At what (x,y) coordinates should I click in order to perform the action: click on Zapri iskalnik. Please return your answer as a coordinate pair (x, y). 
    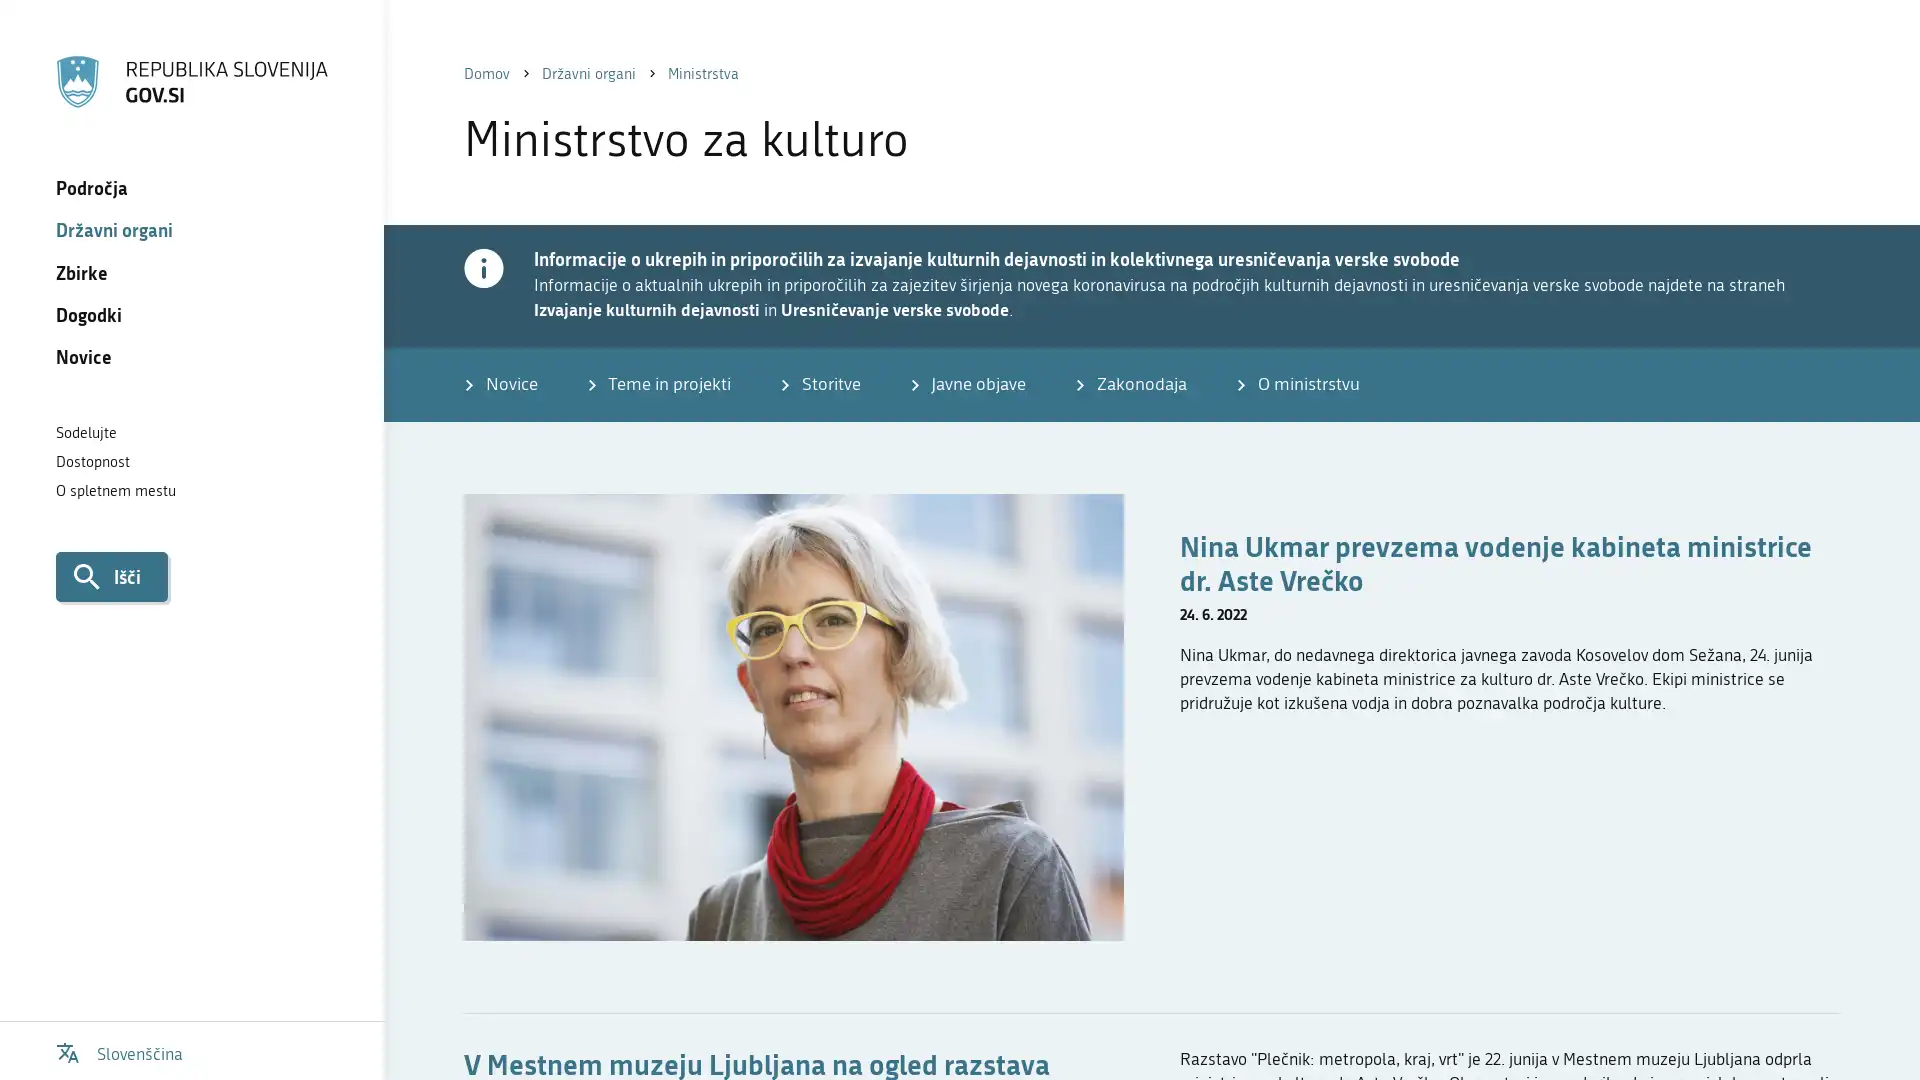
    Looking at the image, I should click on (1861, 49).